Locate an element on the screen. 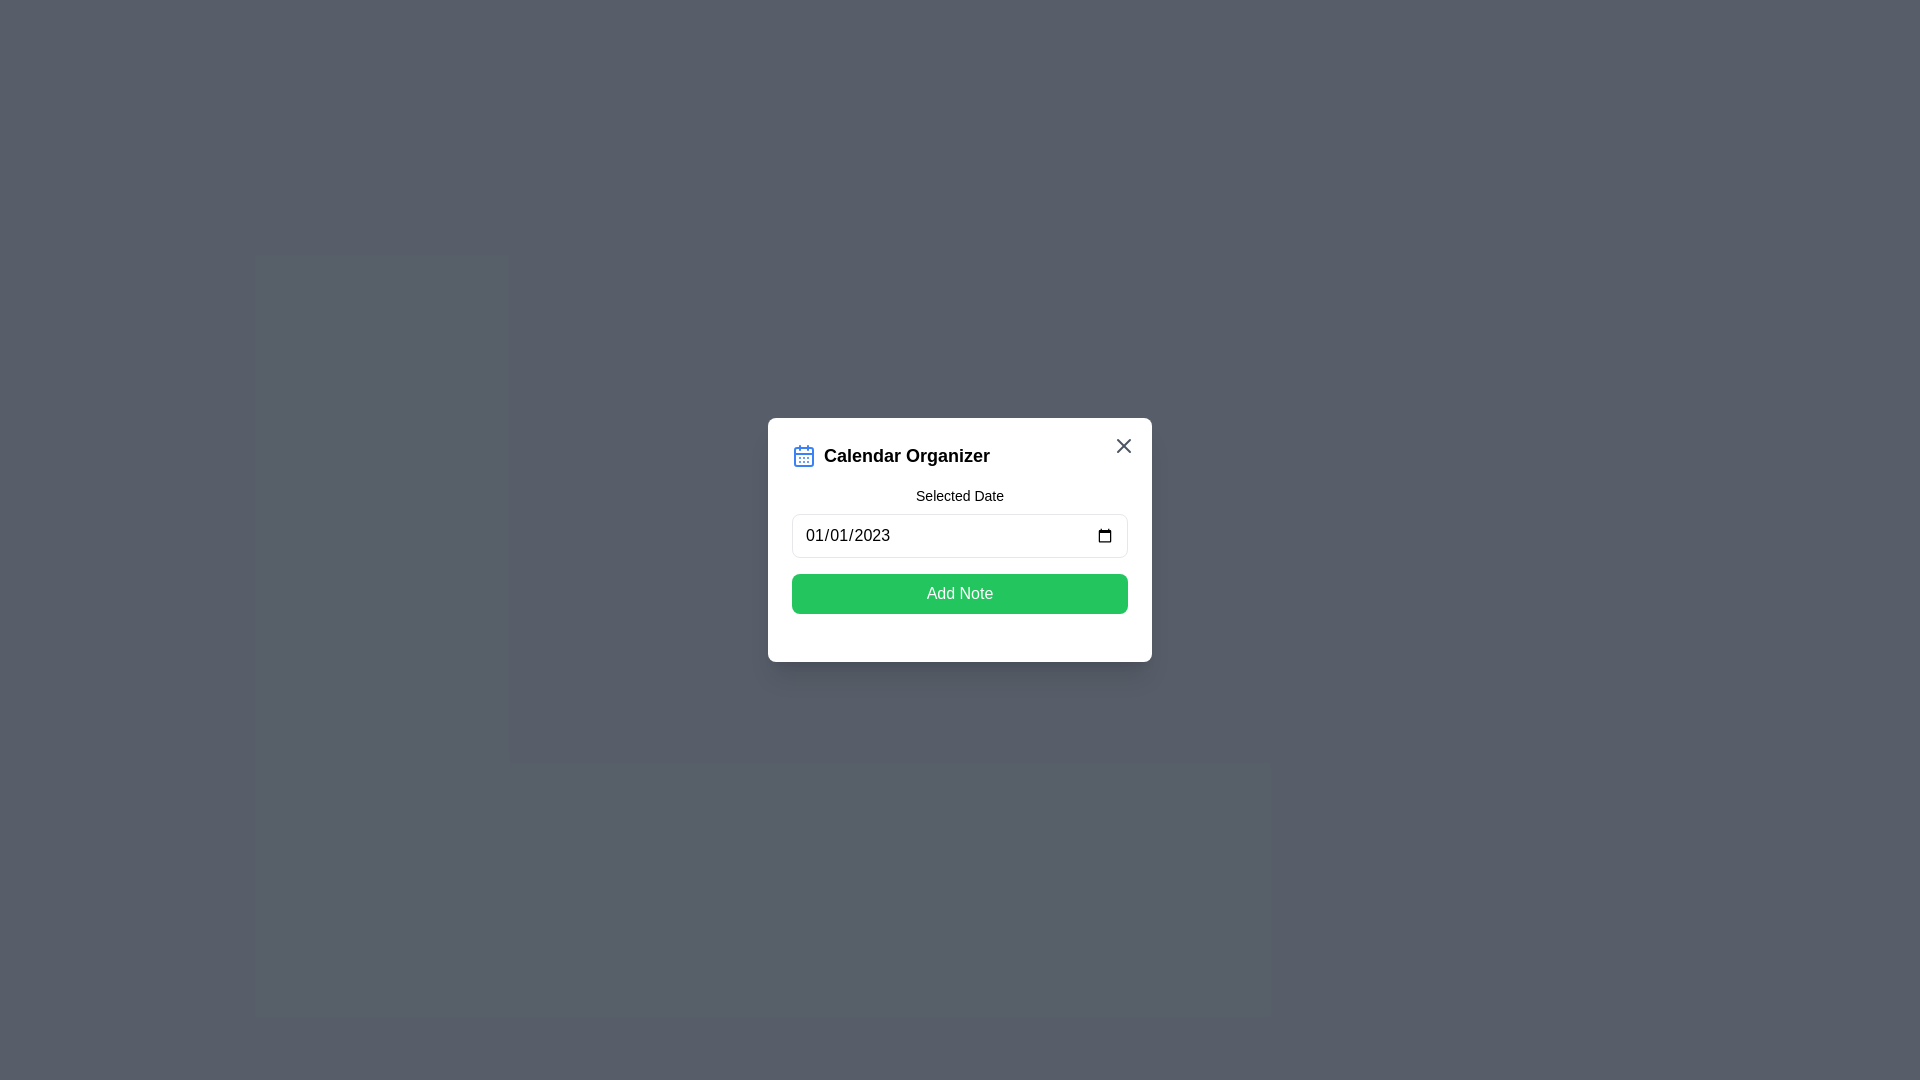 This screenshot has height=1080, width=1920. the close button to dismiss the dialog is located at coordinates (1123, 445).